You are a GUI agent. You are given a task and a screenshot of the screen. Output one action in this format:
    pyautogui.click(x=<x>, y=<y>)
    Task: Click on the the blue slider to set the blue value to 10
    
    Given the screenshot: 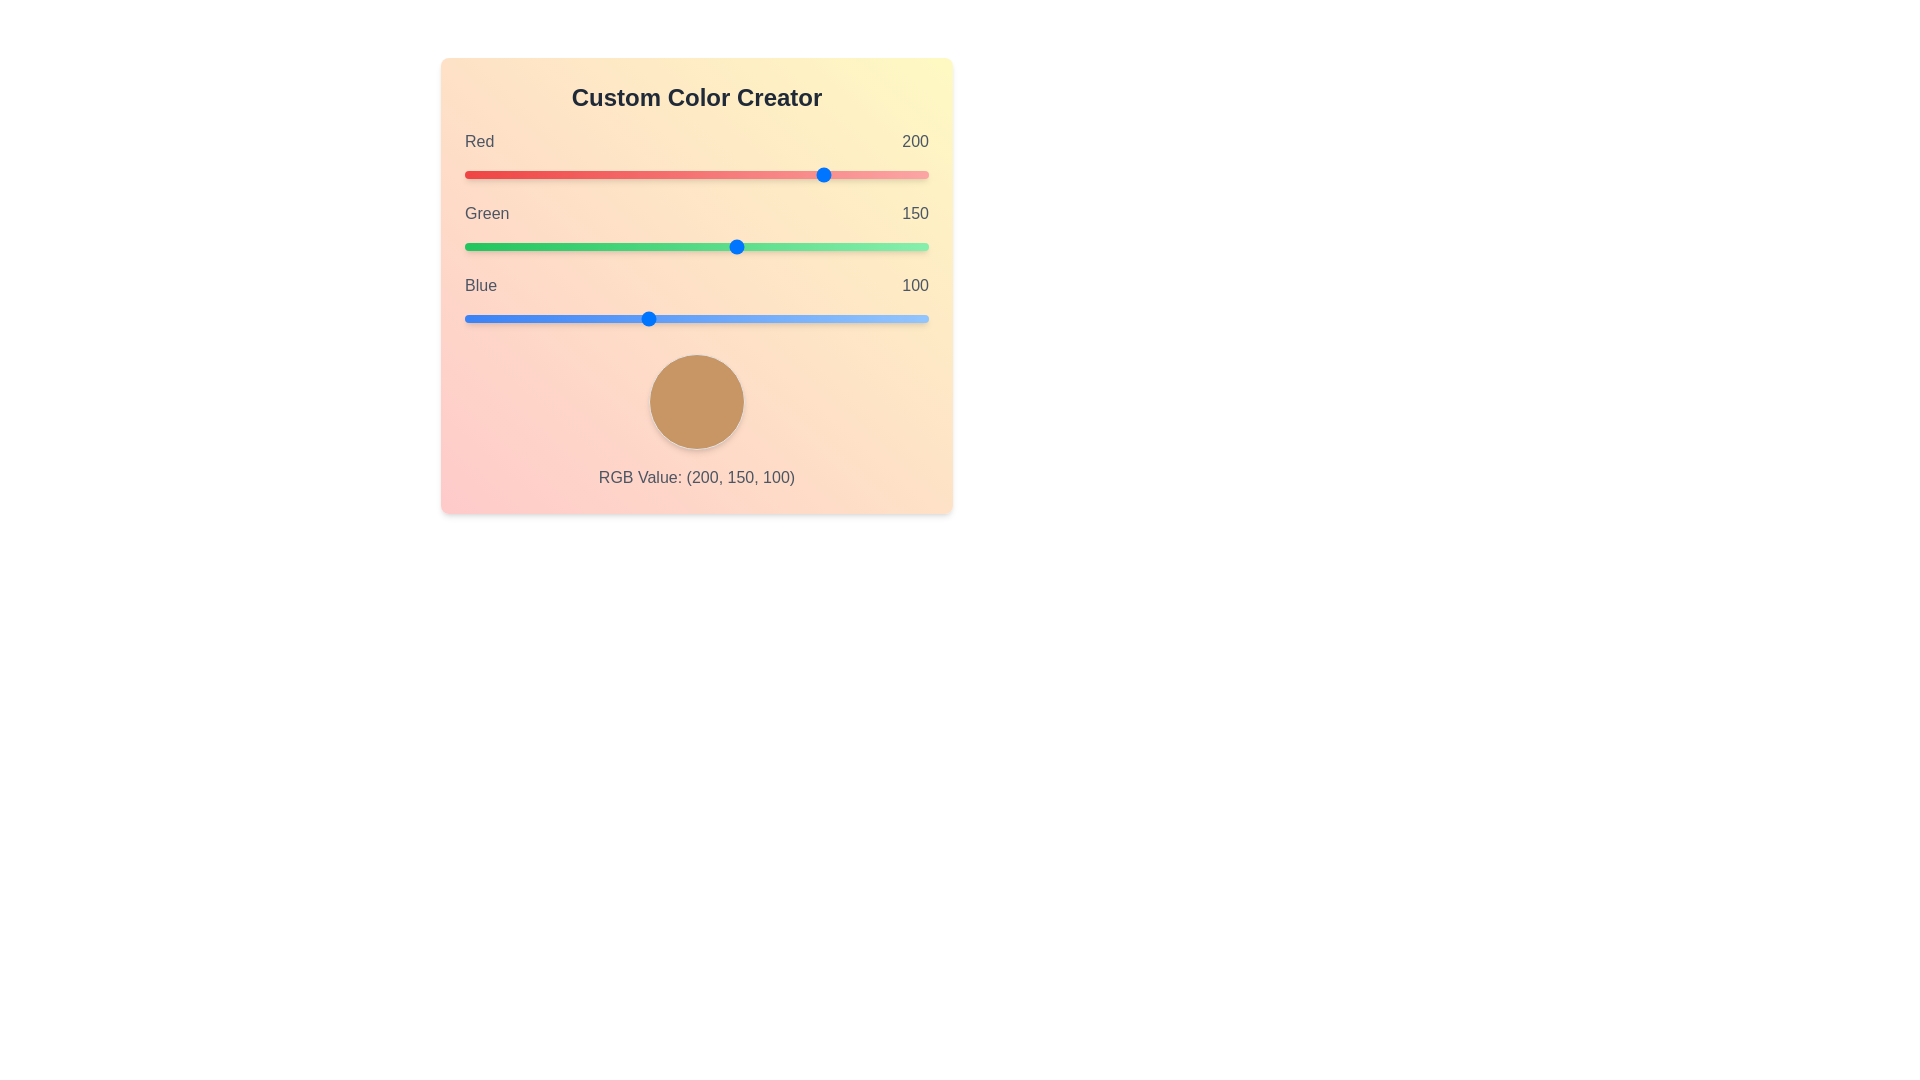 What is the action you would take?
    pyautogui.click(x=483, y=318)
    